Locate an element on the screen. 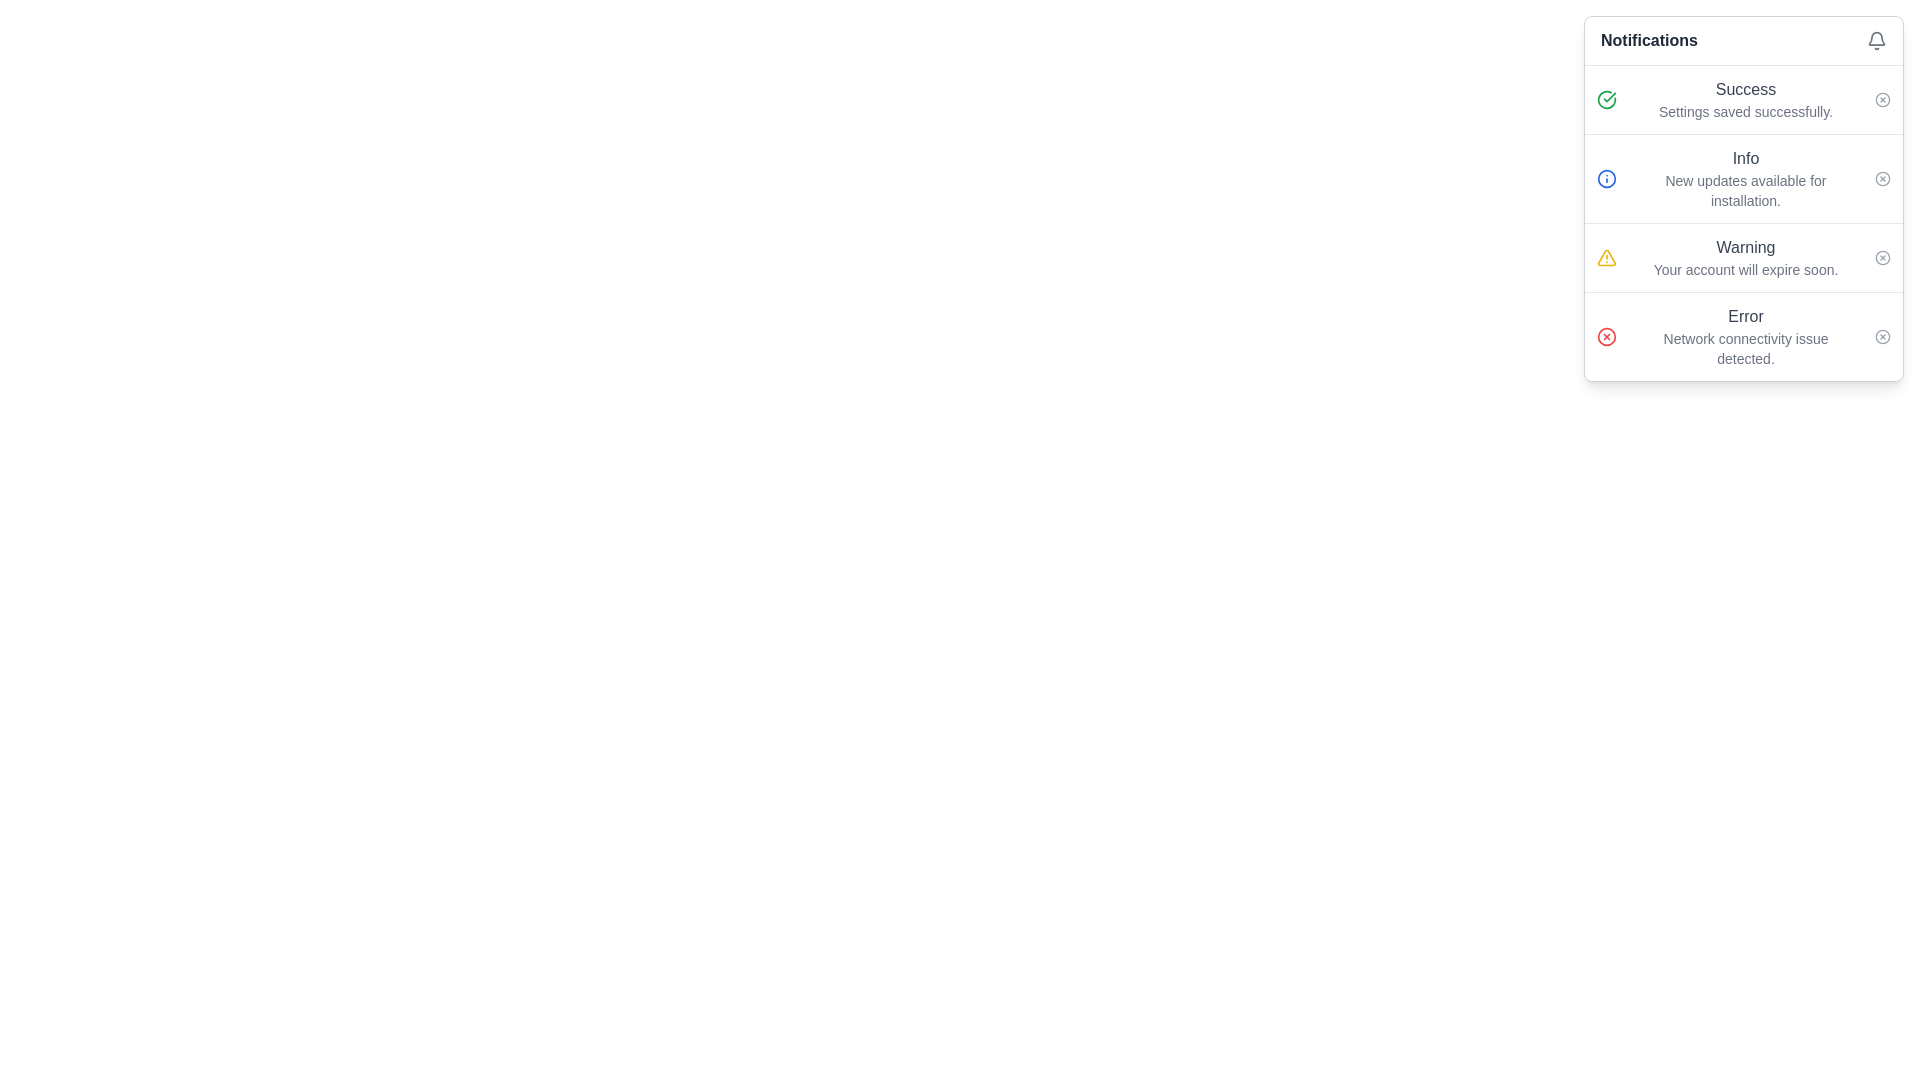 This screenshot has height=1080, width=1920. the success icon located in the upper-left corner of the 'Success' notification, which indicates that settings have been saved successfully is located at coordinates (1607, 100).